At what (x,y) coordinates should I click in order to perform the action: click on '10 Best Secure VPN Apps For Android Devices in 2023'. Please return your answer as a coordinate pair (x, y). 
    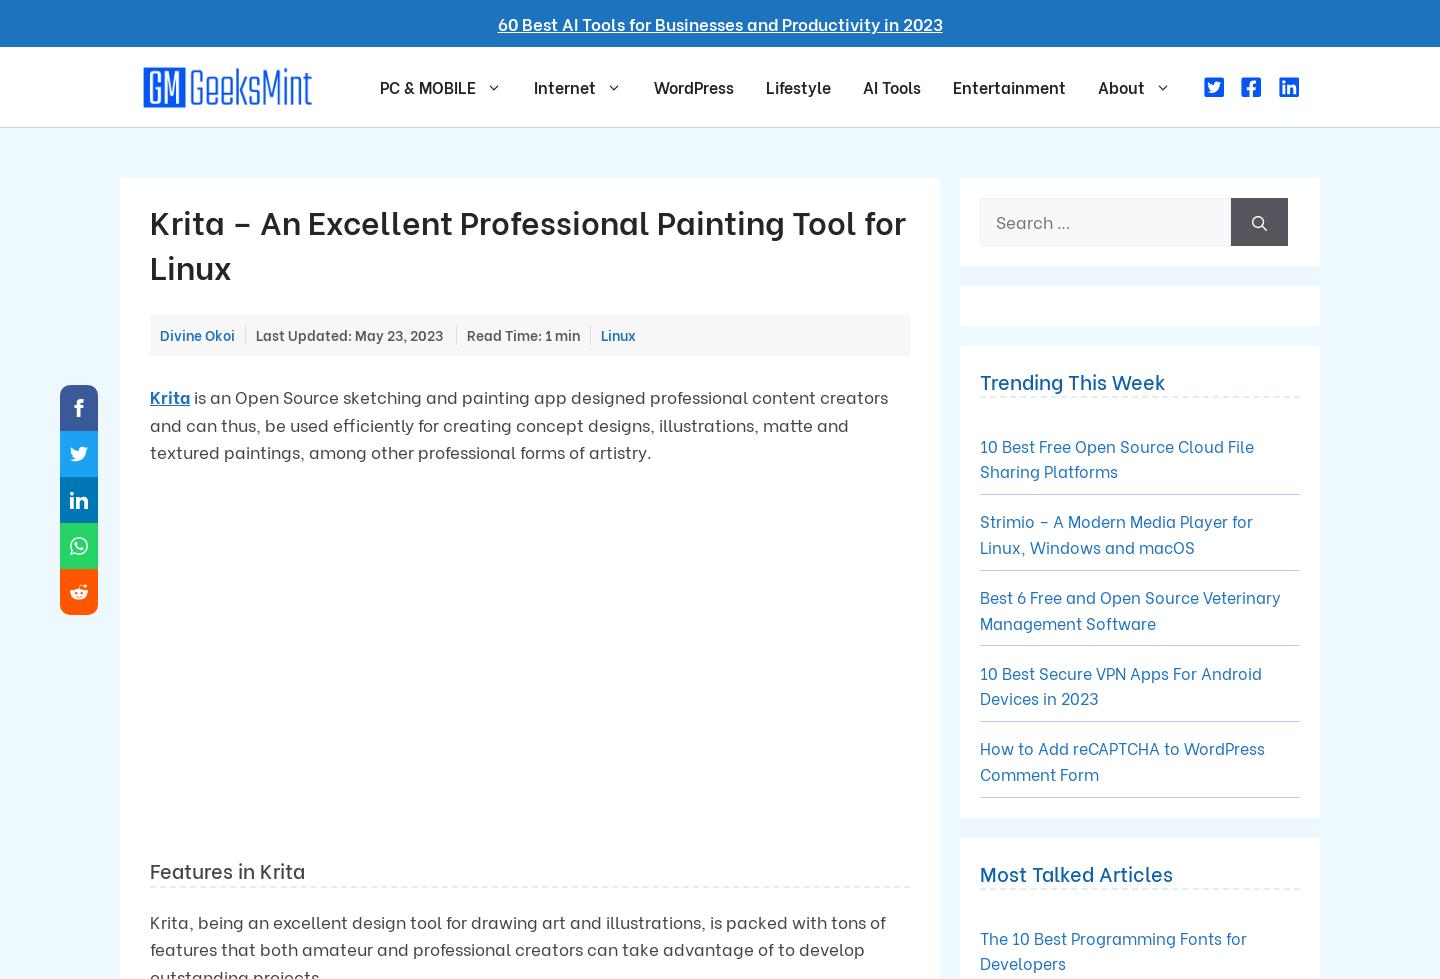
    Looking at the image, I should click on (979, 683).